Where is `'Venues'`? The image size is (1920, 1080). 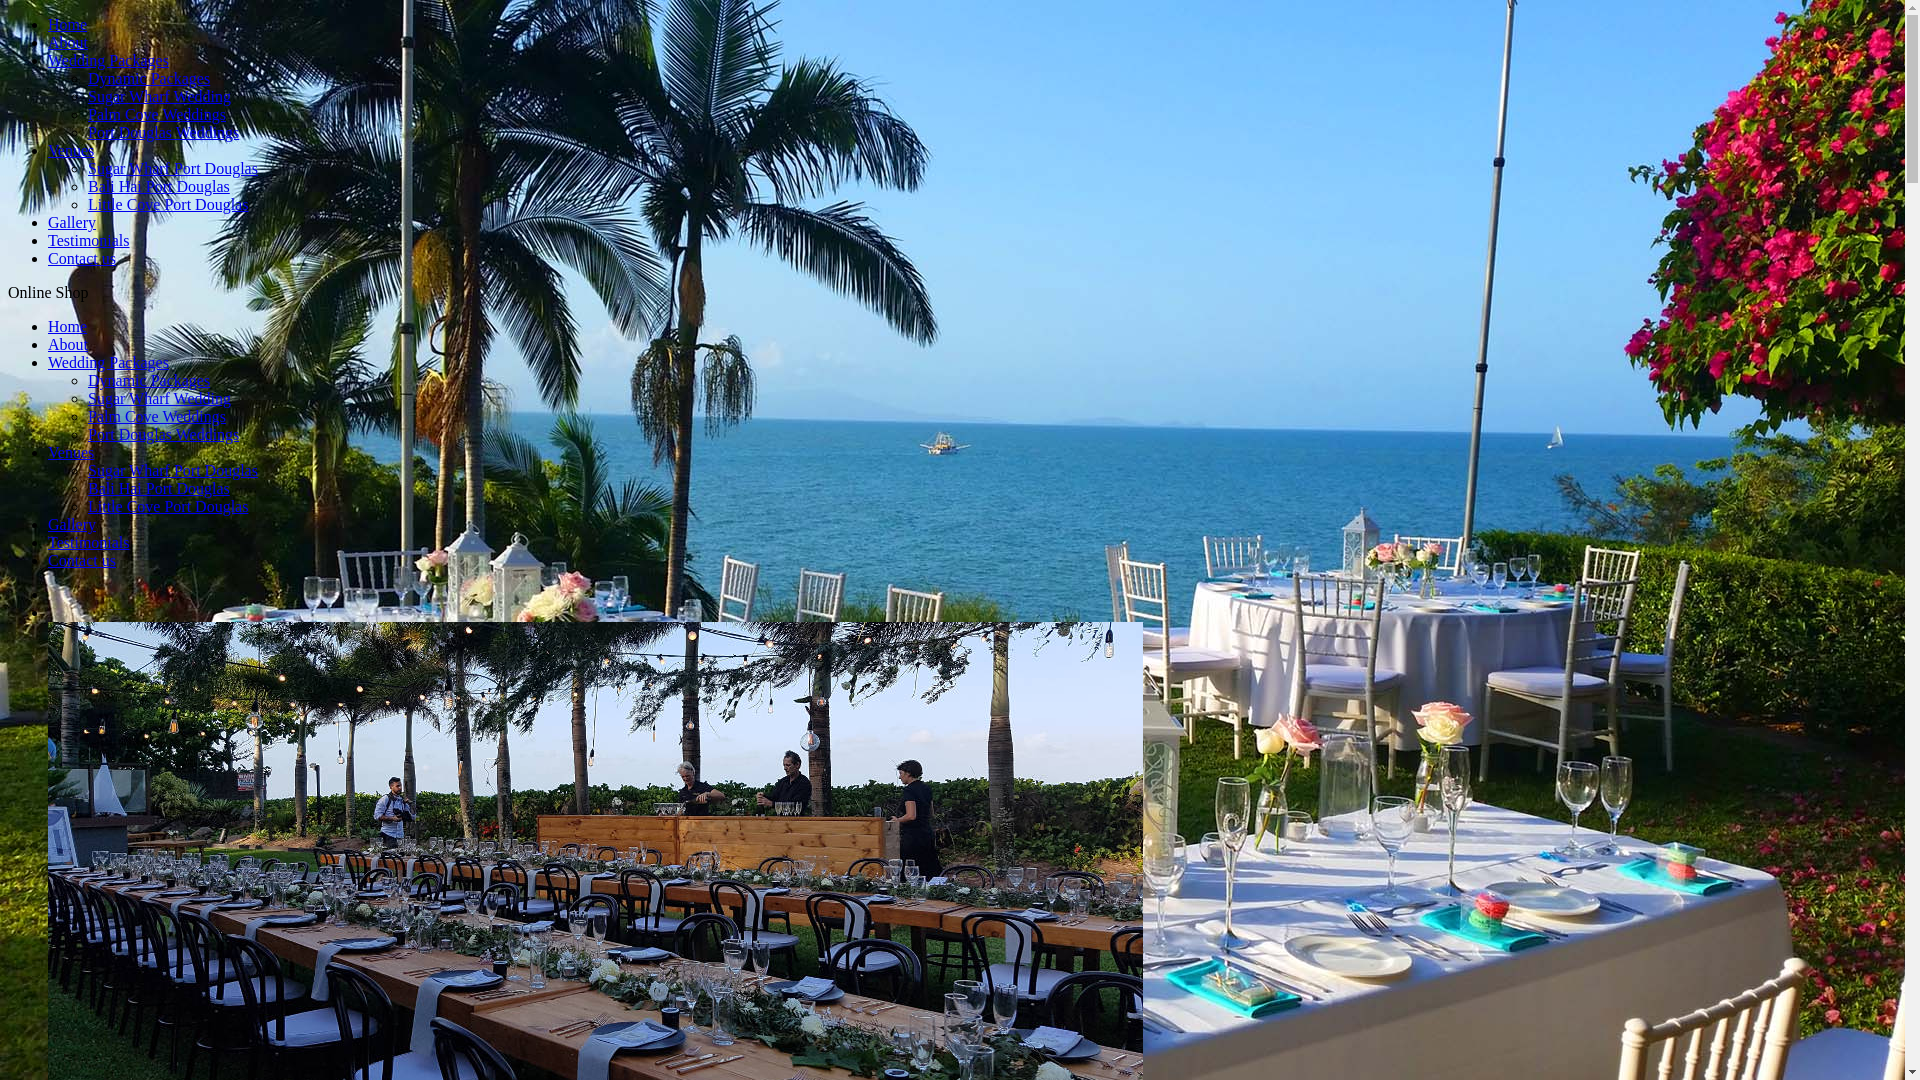 'Venues' is located at coordinates (48, 149).